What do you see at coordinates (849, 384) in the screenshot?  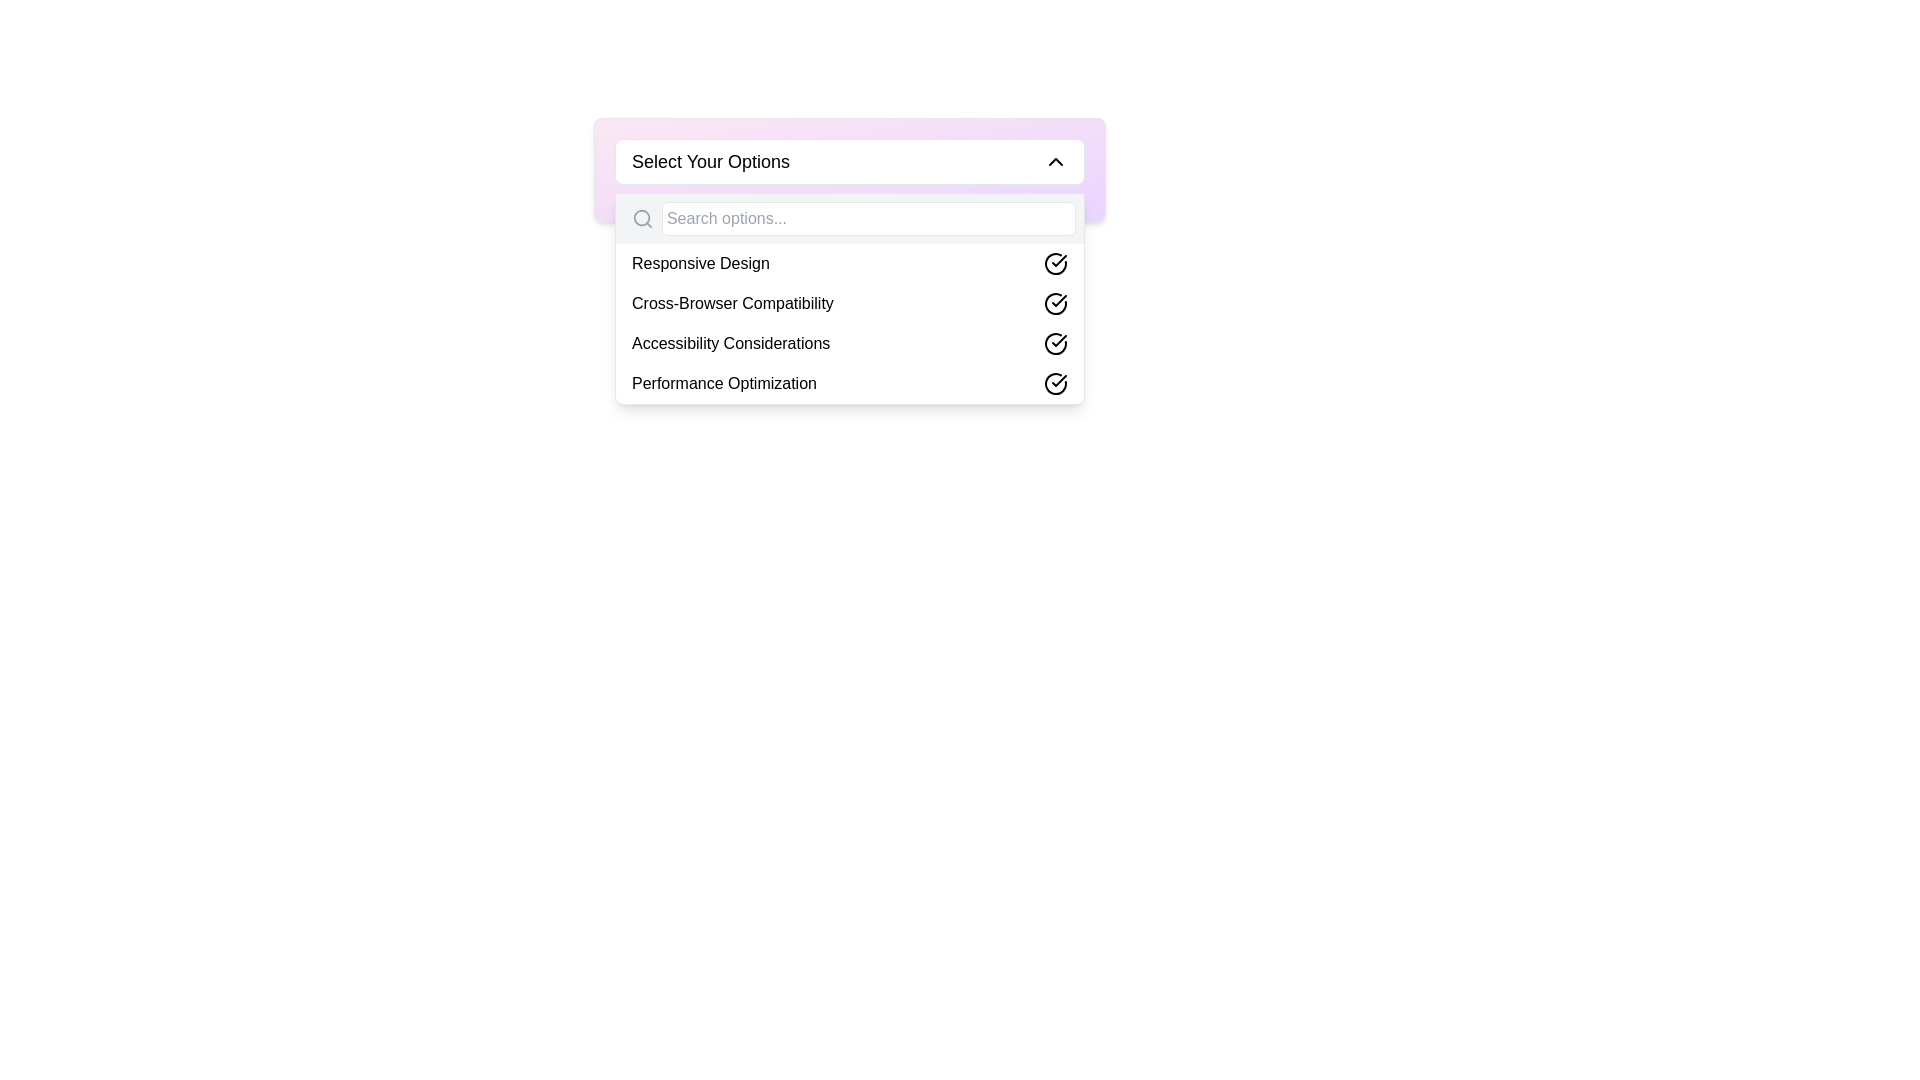 I see `the 'Performance Optimization' selectable list item with a checkbox in the dropdown menu labeled 'Select Your Options'` at bounding box center [849, 384].